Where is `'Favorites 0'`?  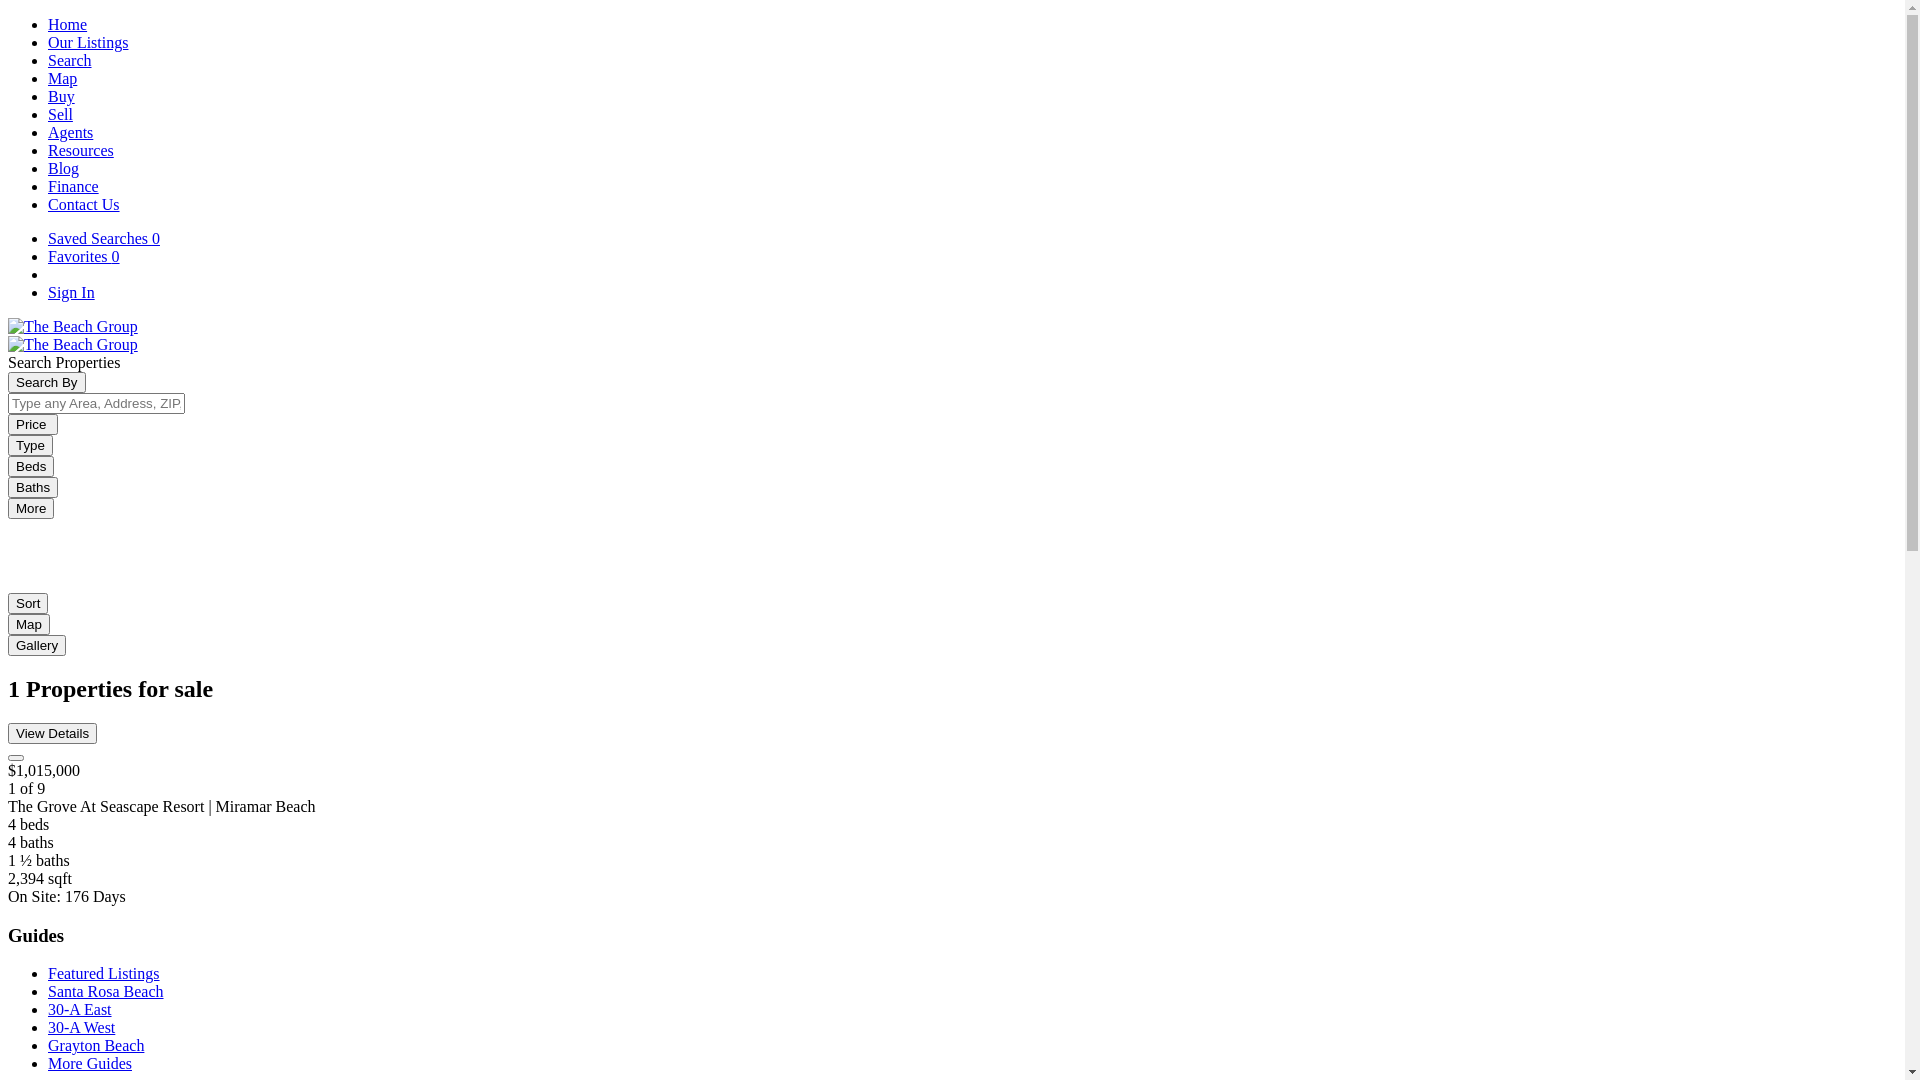 'Favorites 0' is located at coordinates (82, 255).